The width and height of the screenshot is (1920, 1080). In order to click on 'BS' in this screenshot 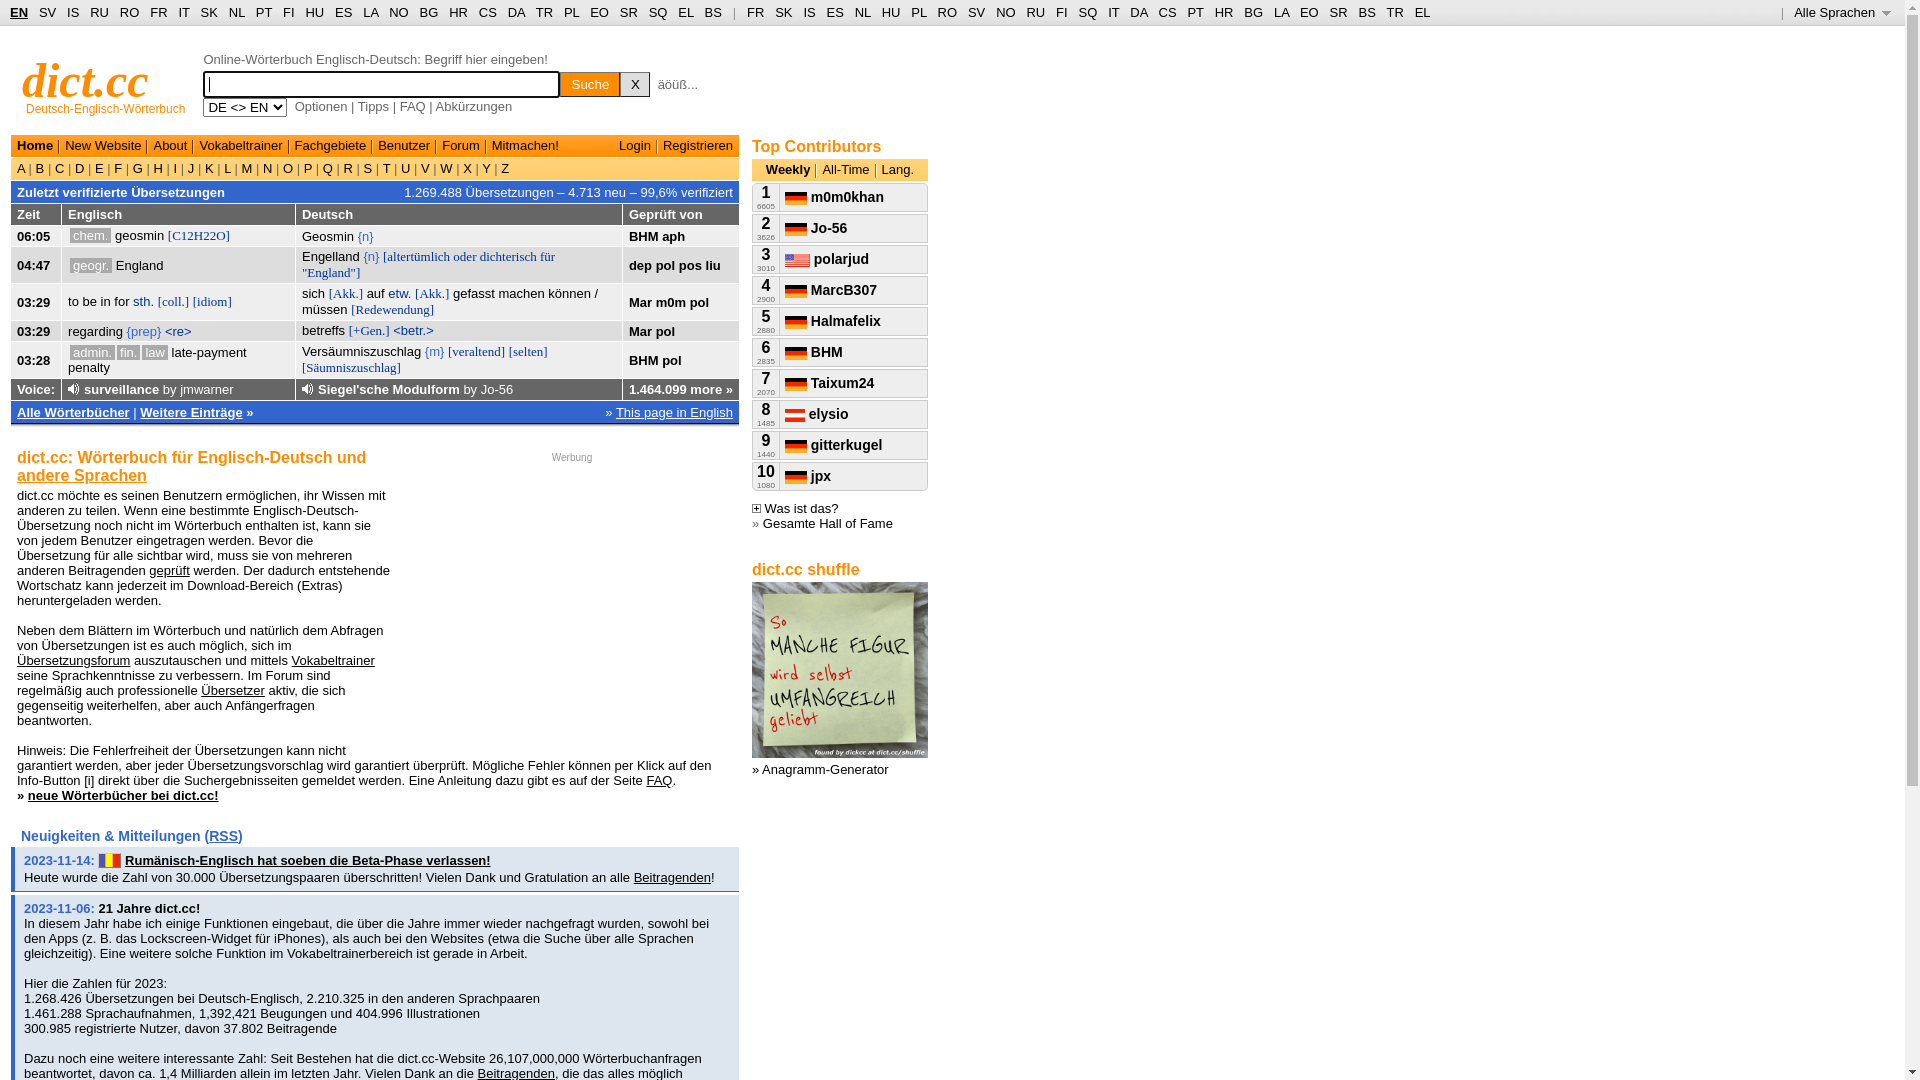, I will do `click(1365, 12)`.